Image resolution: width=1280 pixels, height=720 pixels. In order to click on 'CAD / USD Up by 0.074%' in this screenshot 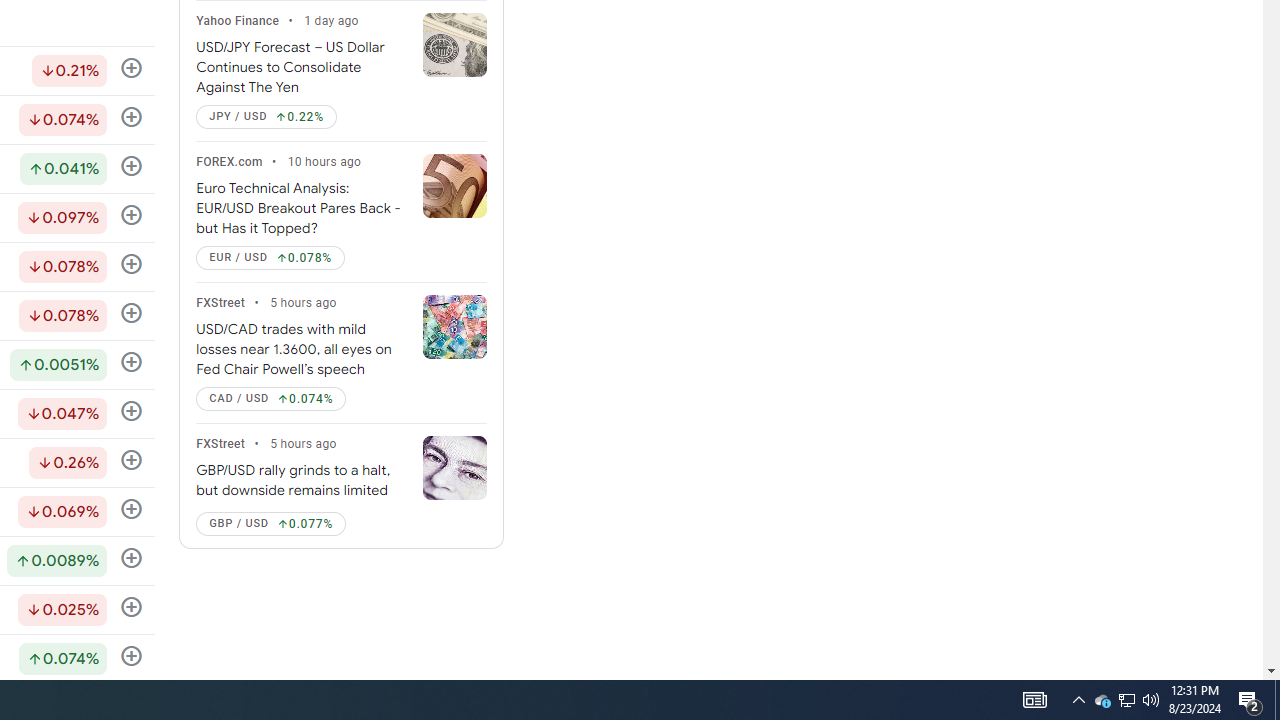, I will do `click(270, 399)`.